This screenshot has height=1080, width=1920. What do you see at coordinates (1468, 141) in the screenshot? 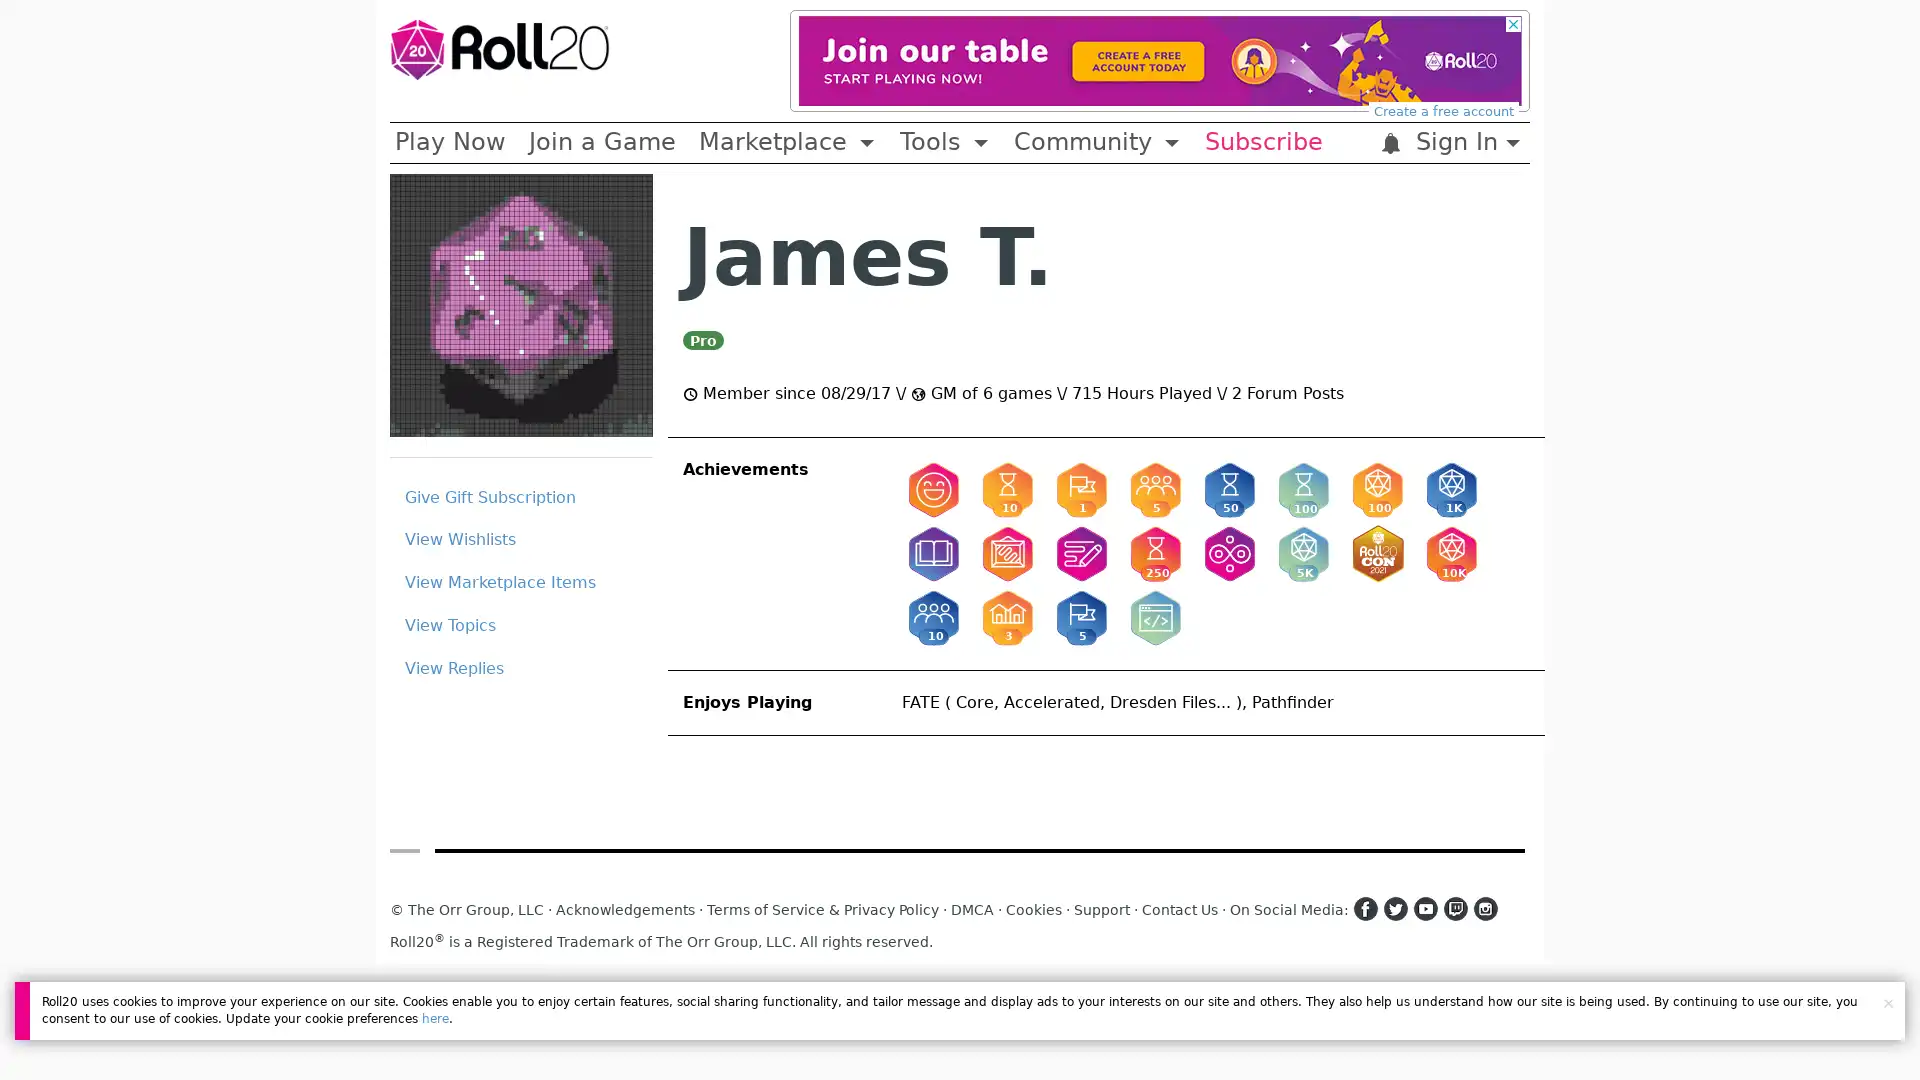
I see `Sign In` at bounding box center [1468, 141].